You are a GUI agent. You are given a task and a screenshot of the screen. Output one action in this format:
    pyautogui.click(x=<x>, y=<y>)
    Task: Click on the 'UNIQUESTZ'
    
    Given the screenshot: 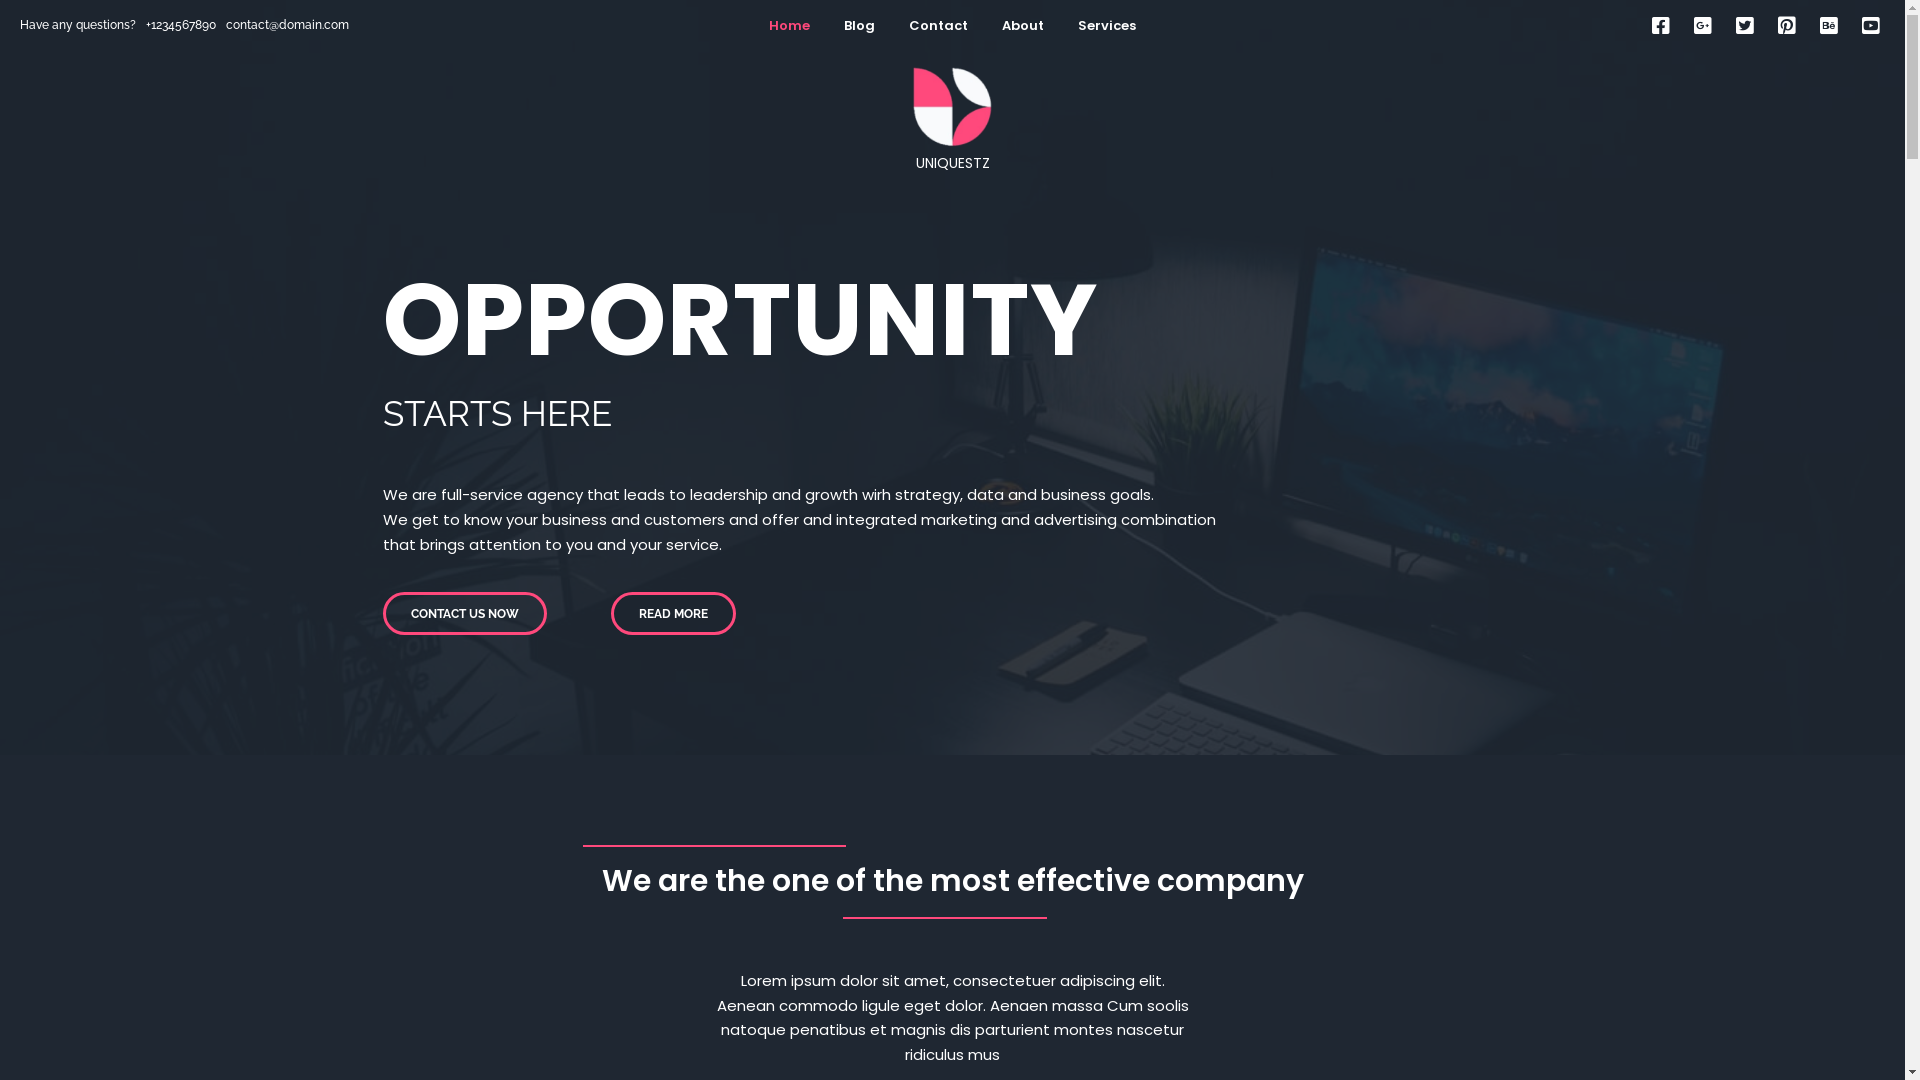 What is the action you would take?
    pyautogui.click(x=950, y=120)
    